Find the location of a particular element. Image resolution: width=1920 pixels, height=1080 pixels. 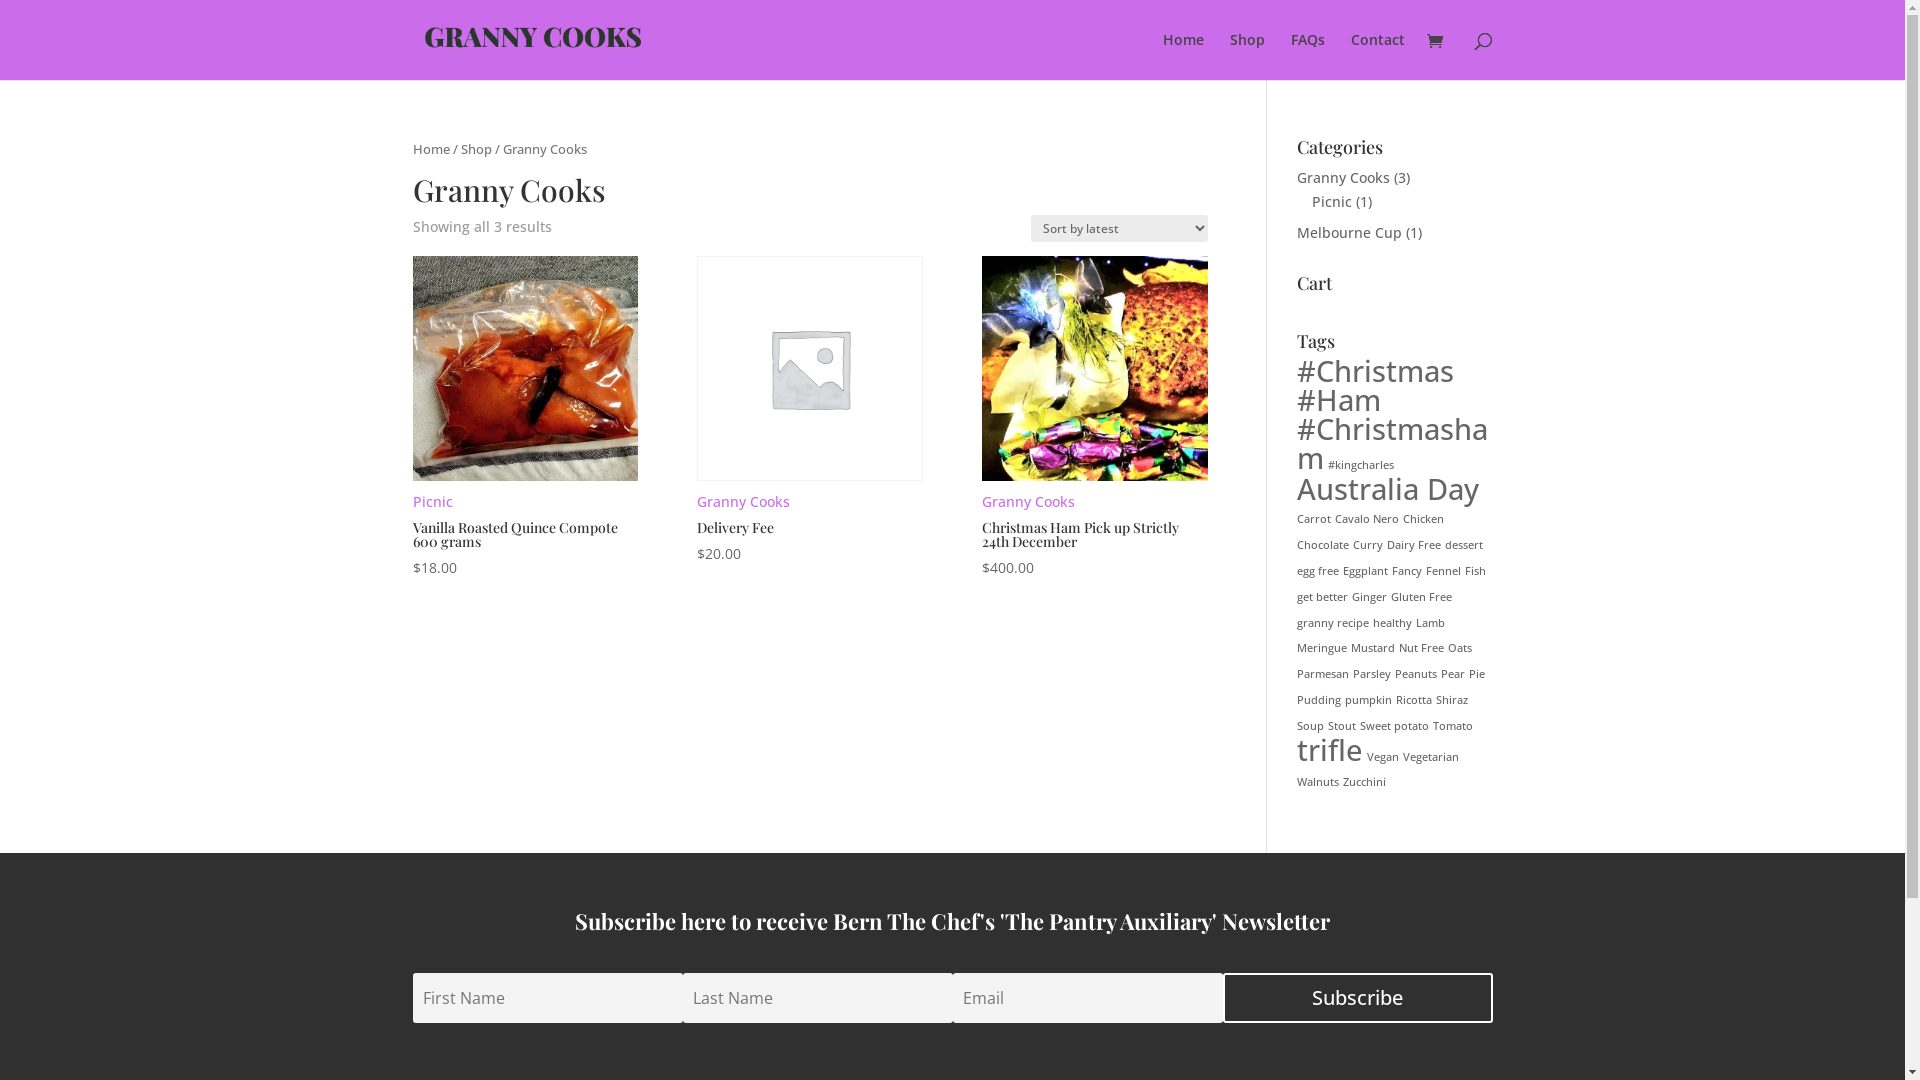

'Curry' is located at coordinates (1367, 544).